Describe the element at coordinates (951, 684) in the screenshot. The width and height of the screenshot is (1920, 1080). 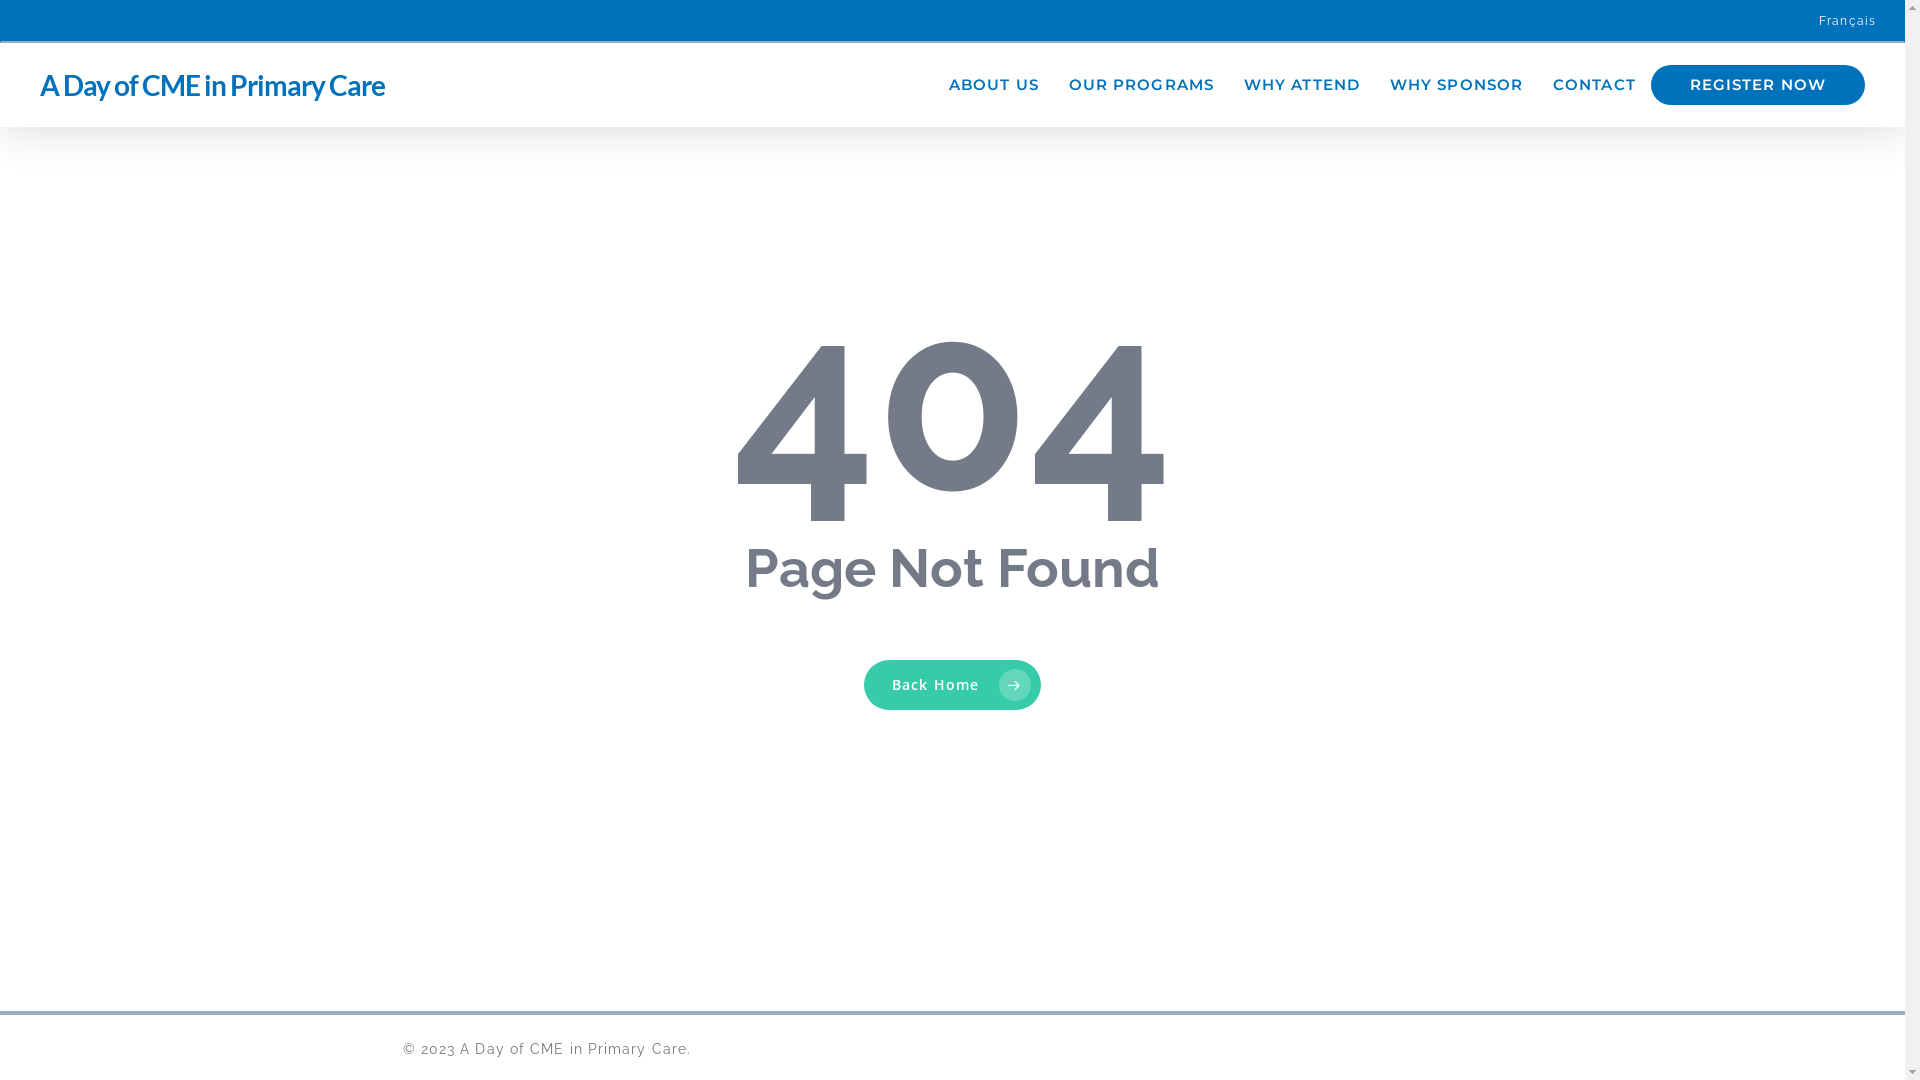
I see `'Back Home'` at that location.